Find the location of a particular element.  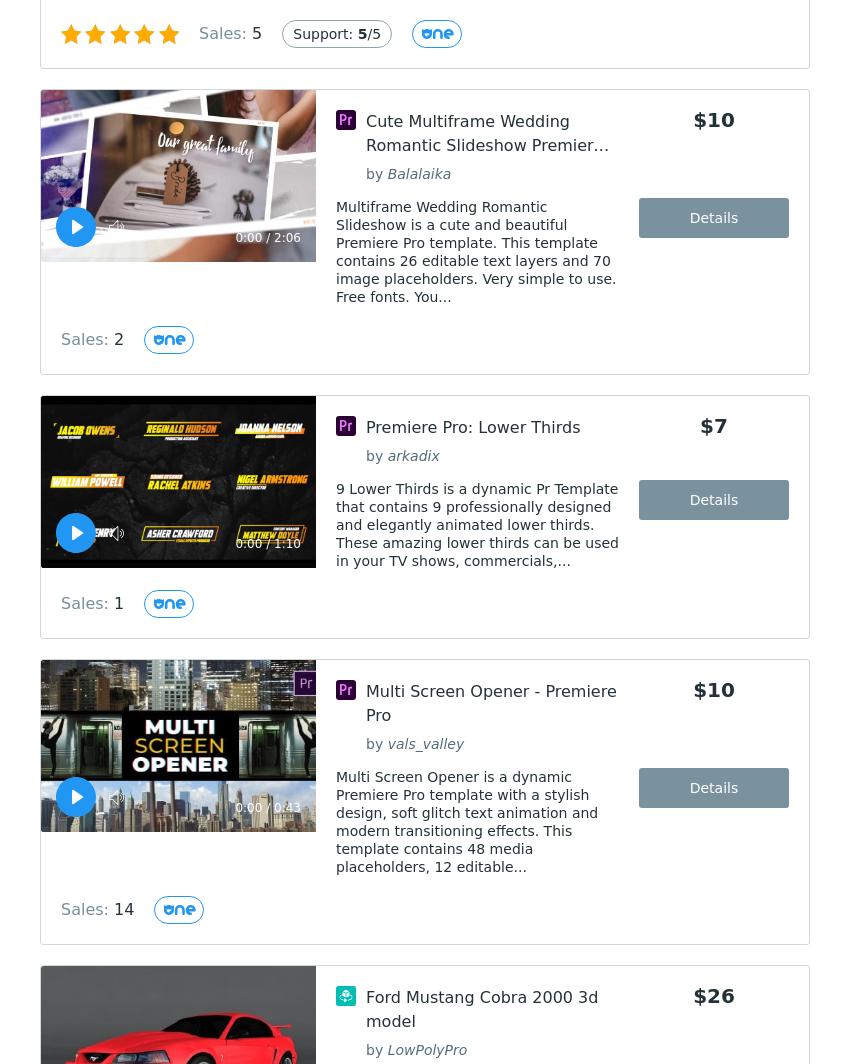

'Balalaika' is located at coordinates (418, 173).